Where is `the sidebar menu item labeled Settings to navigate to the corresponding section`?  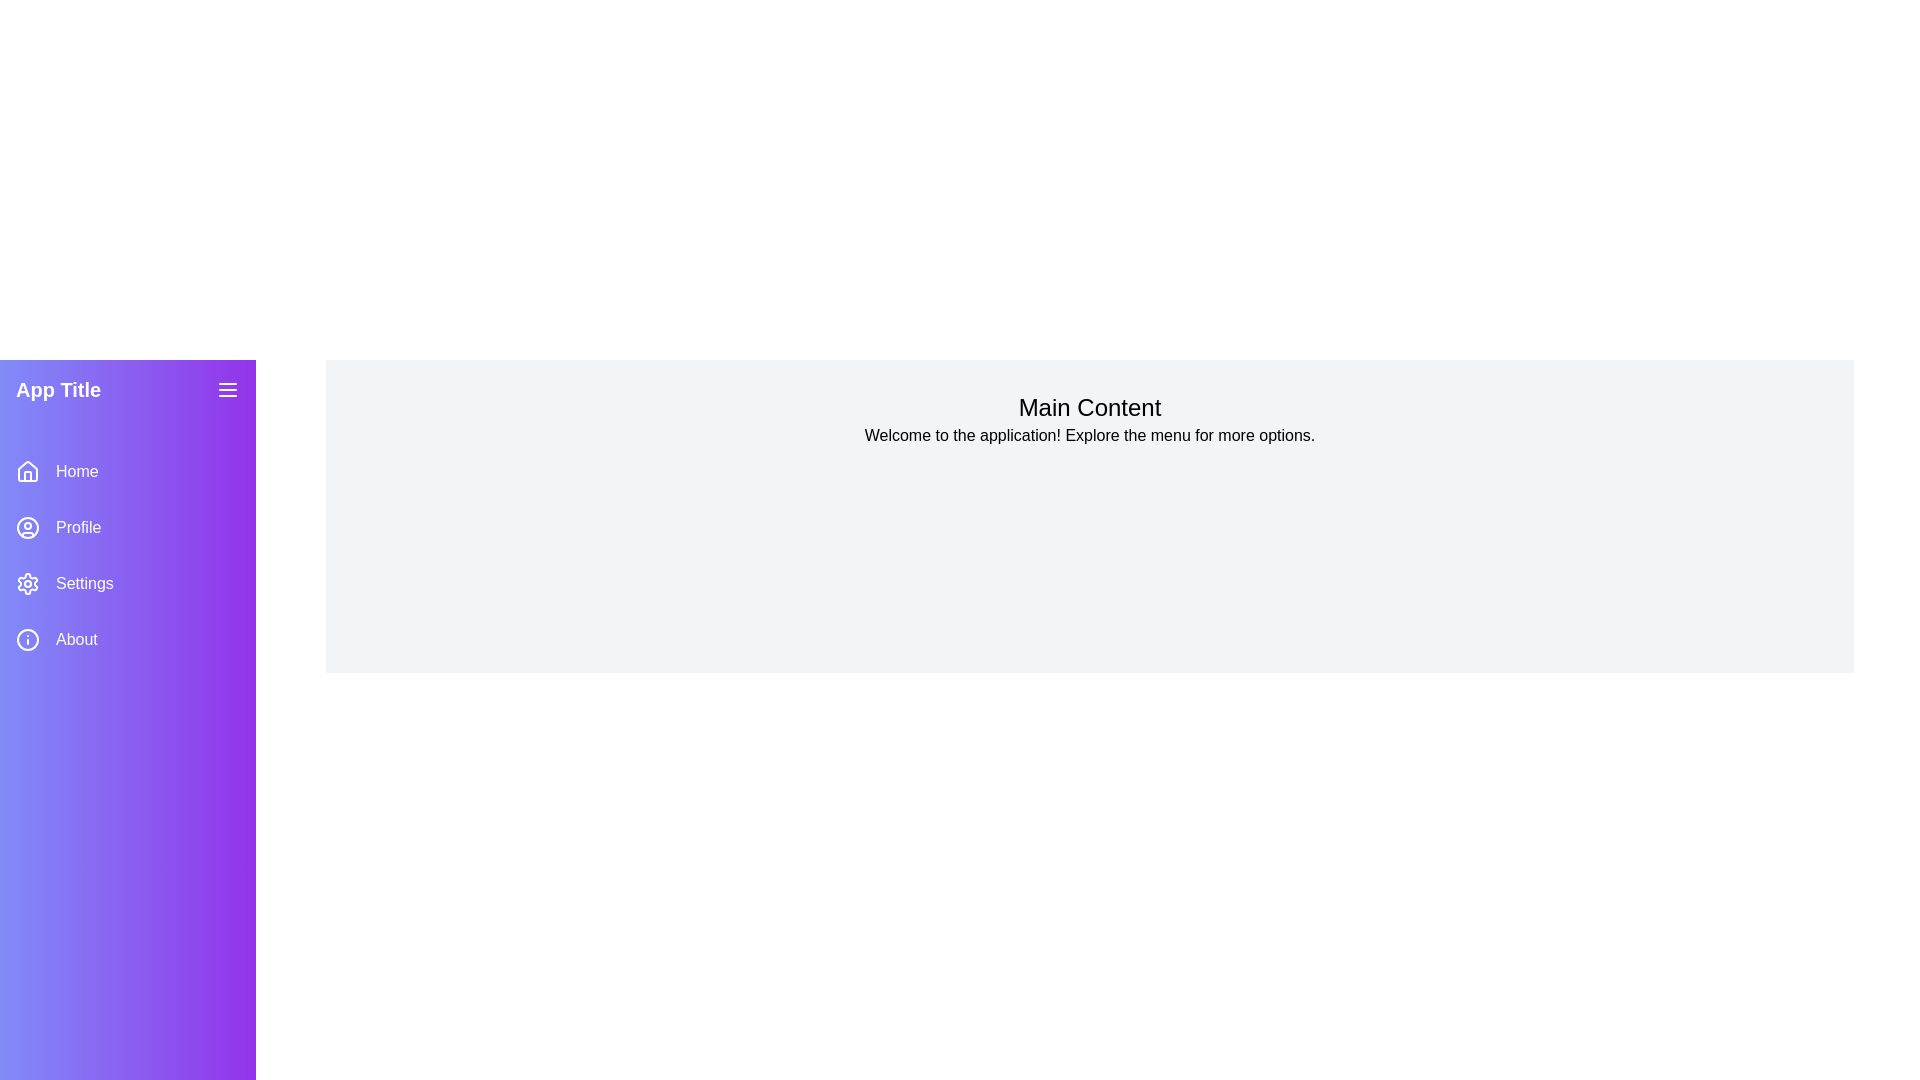
the sidebar menu item labeled Settings to navigate to the corresponding section is located at coordinates (127, 583).